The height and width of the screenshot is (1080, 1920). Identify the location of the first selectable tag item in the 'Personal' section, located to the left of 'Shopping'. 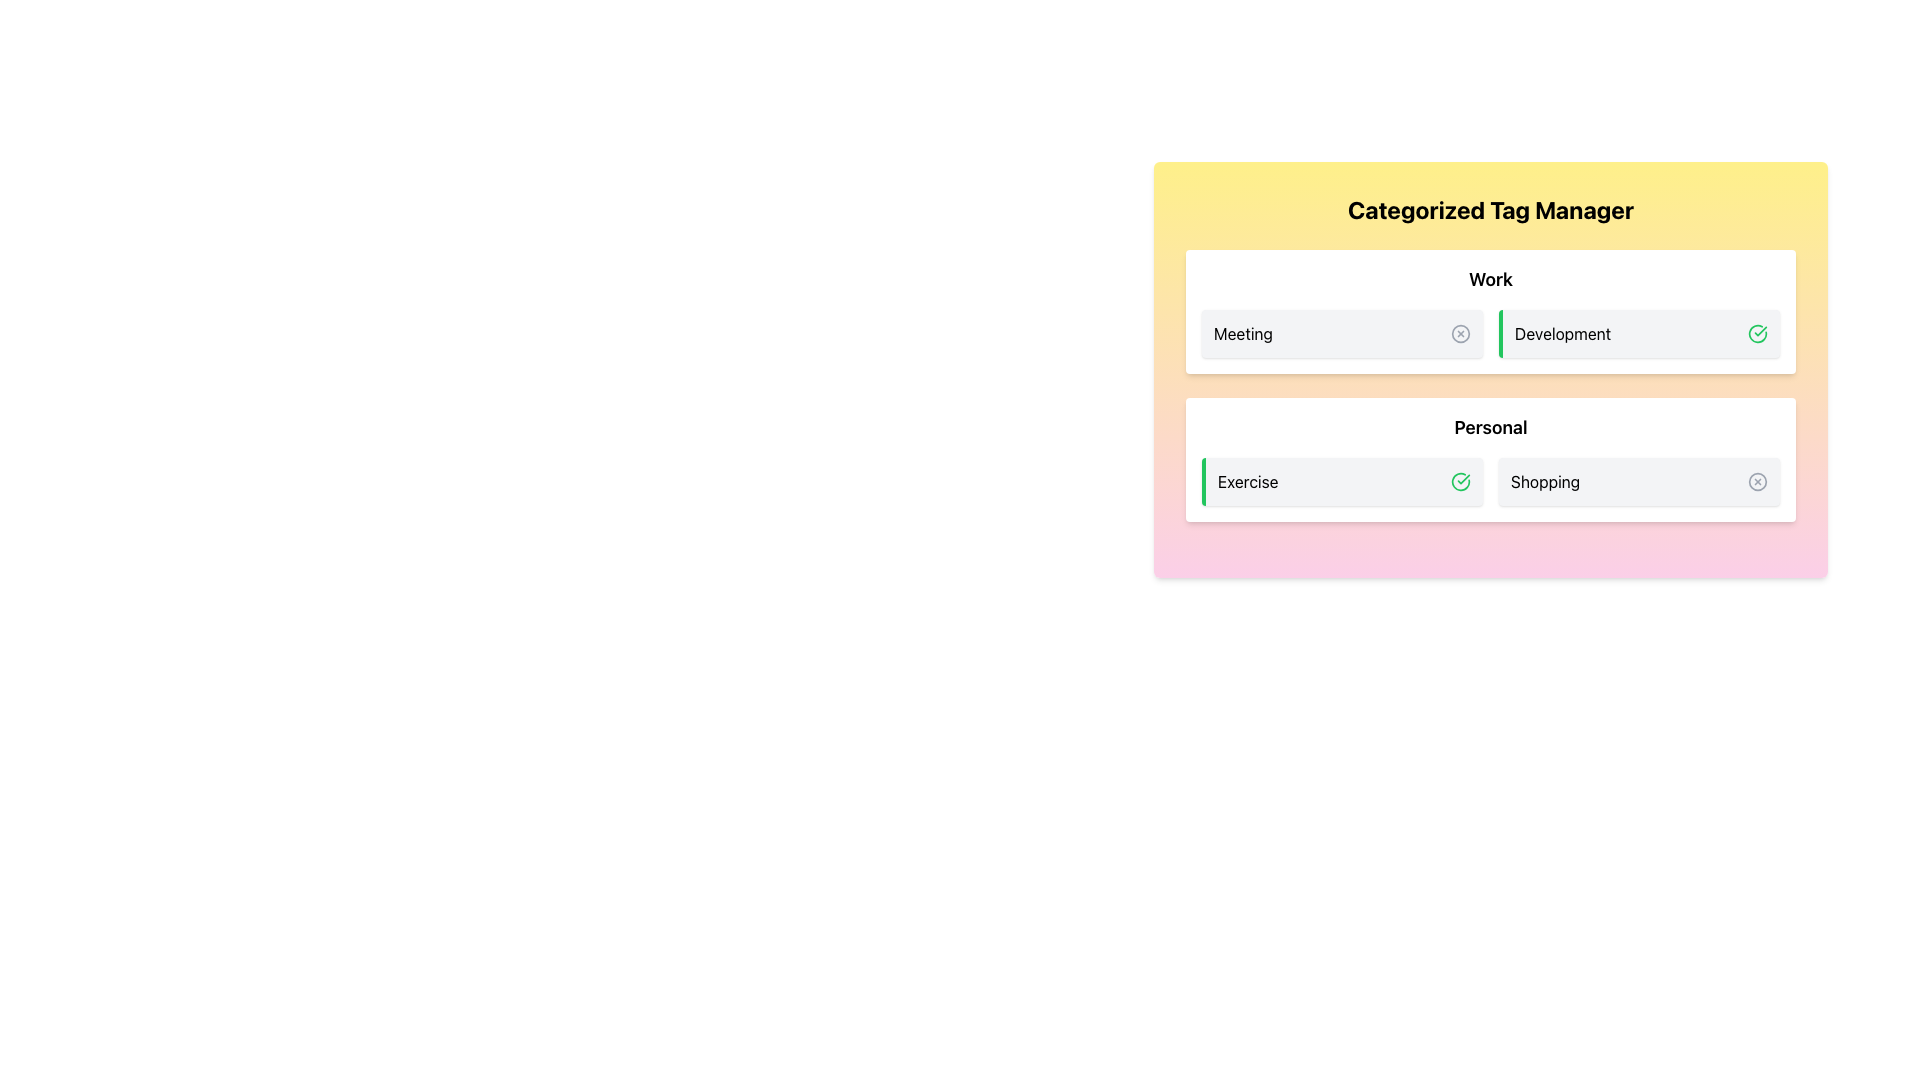
(1342, 482).